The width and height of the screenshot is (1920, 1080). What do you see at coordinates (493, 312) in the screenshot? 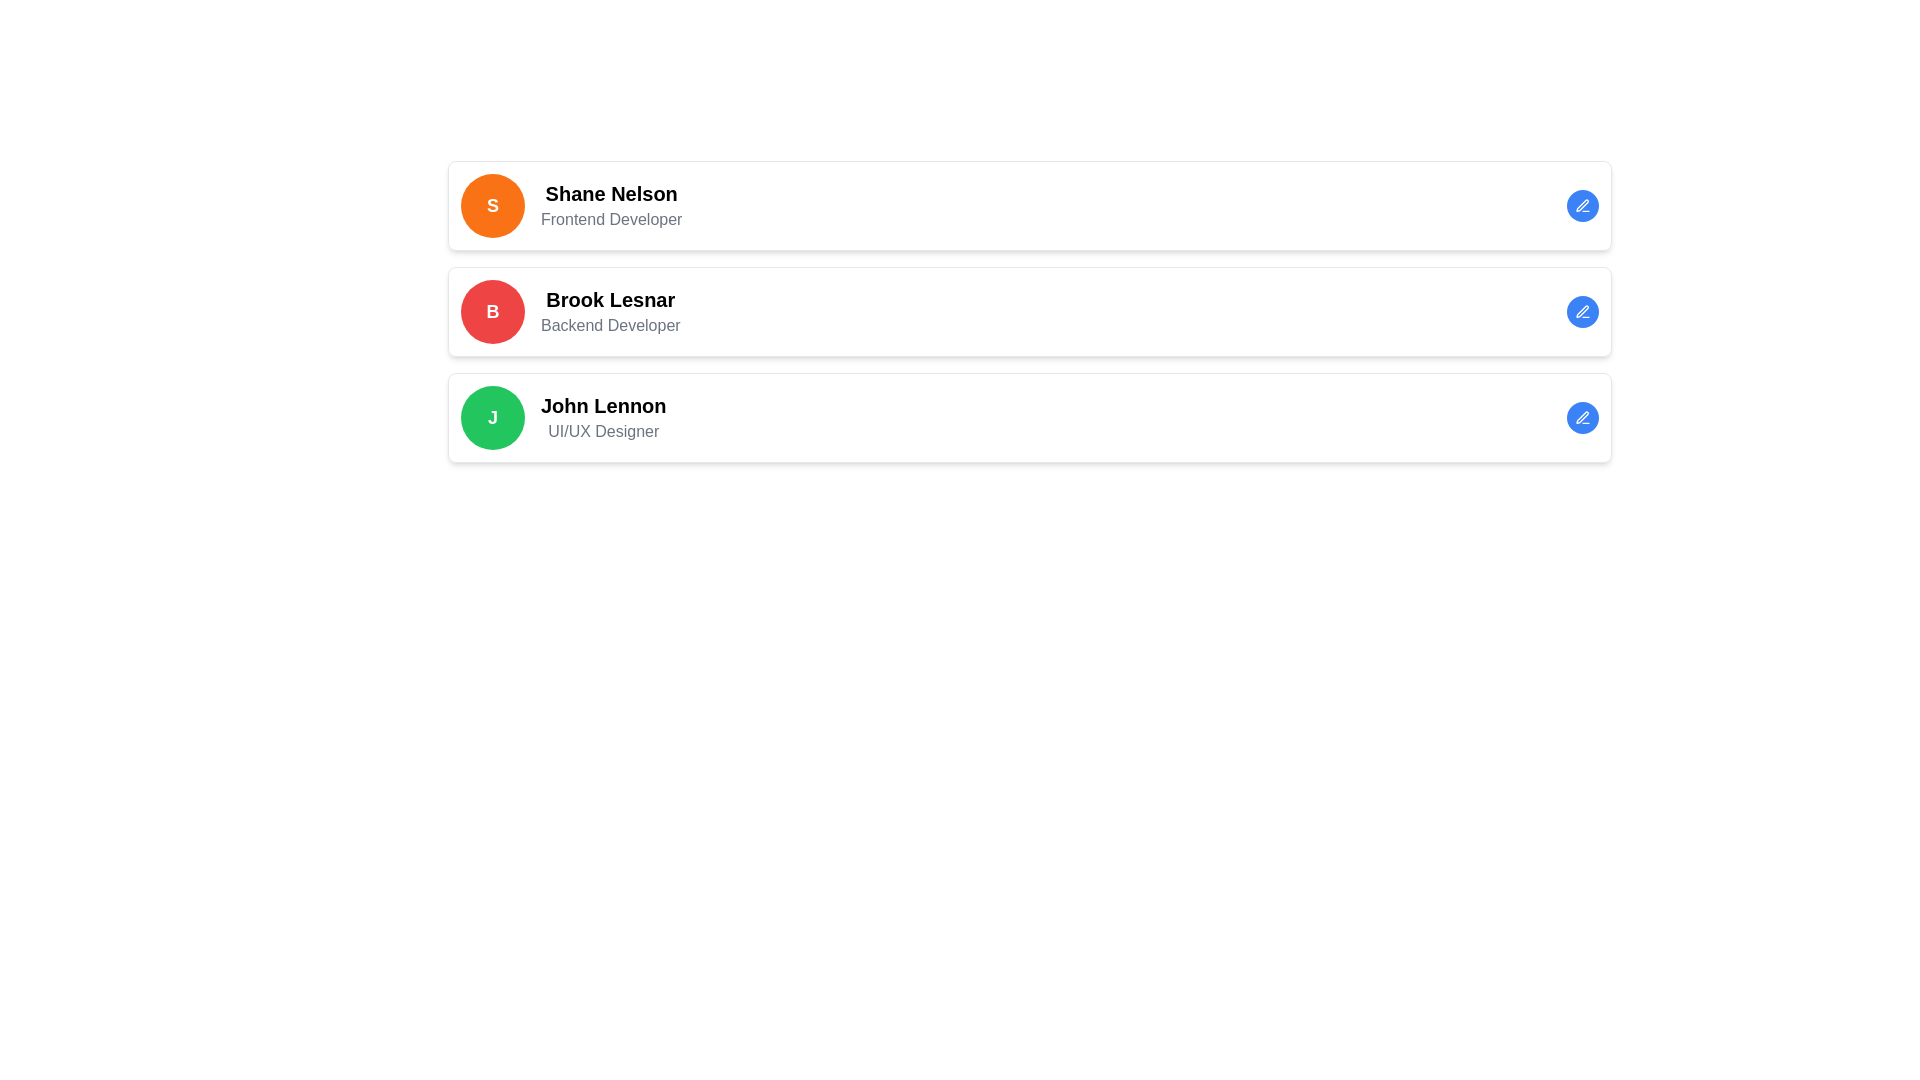
I see `circular avatar element with a bold white letter 'B' on a red background, located to the left of 'Brook Lesnar' and 'Backend Developer'` at bounding box center [493, 312].